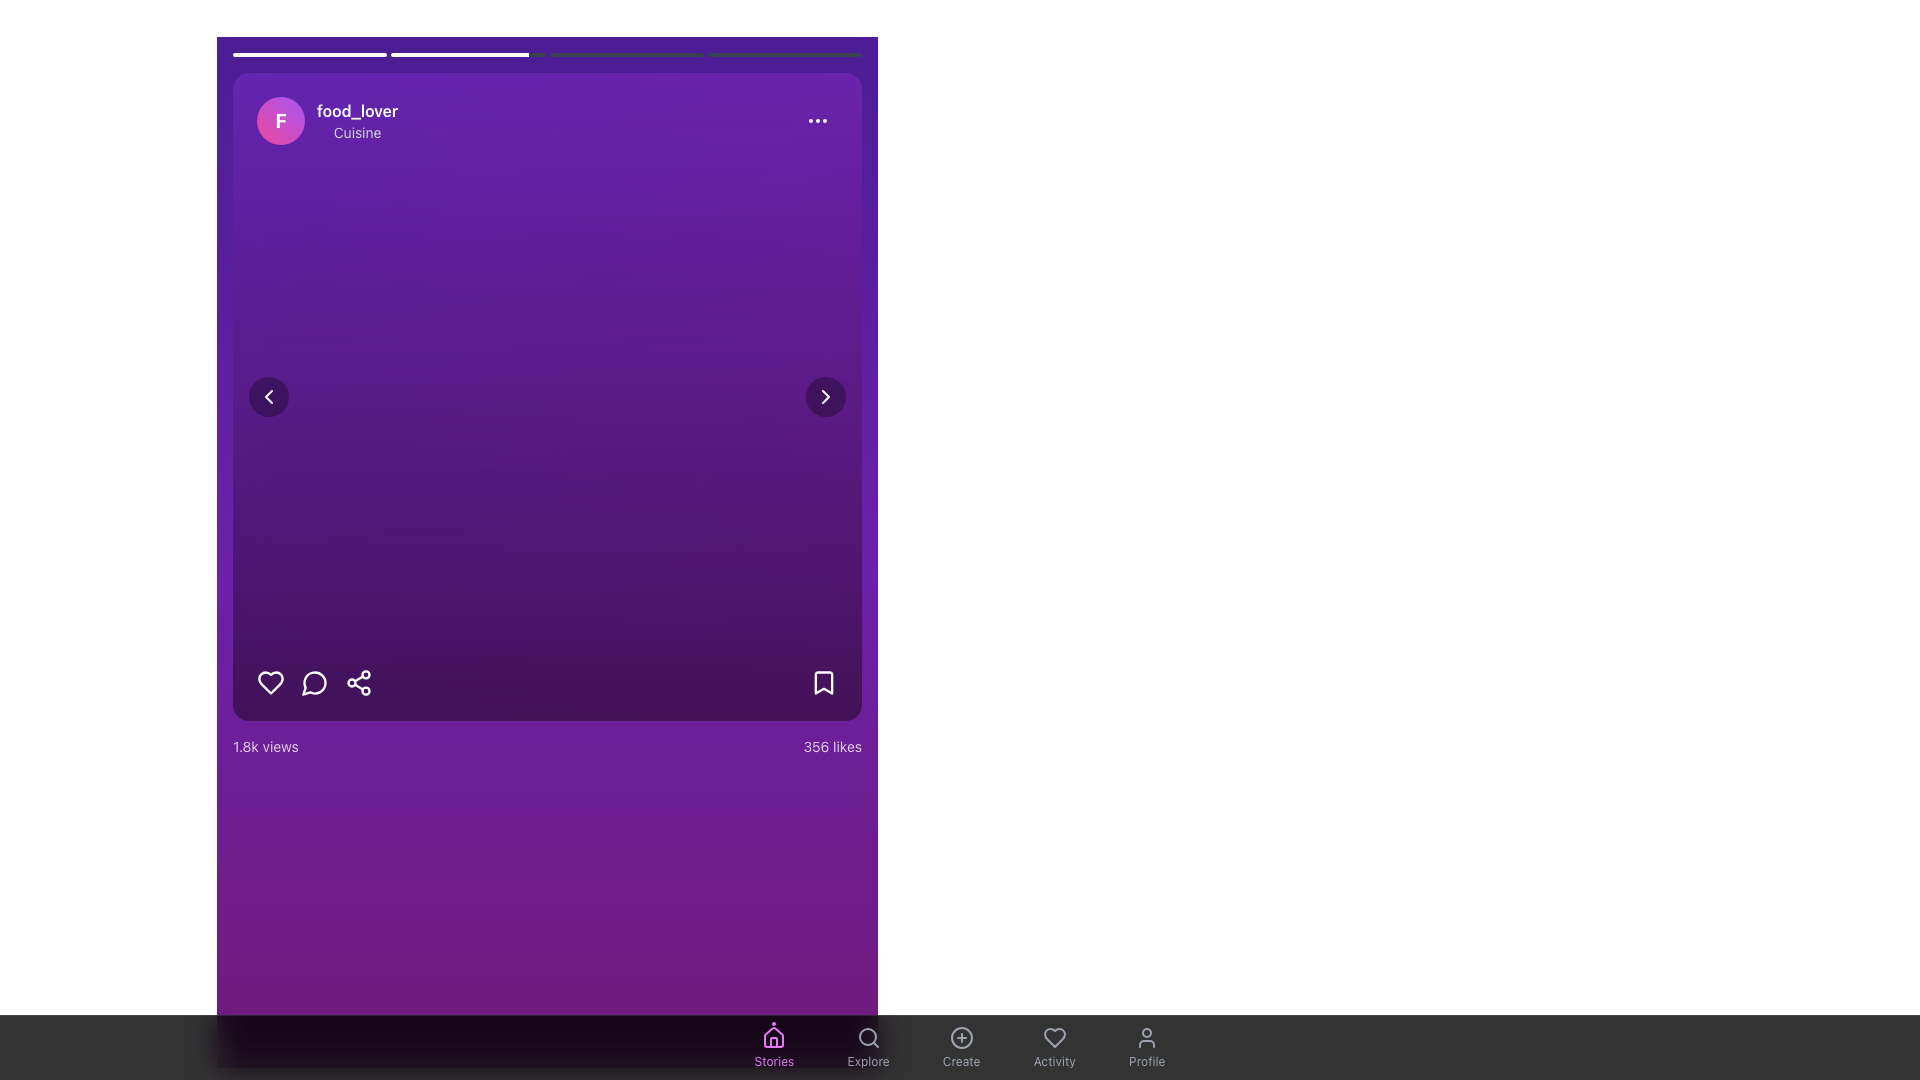 The width and height of the screenshot is (1920, 1080). Describe the element at coordinates (313, 682) in the screenshot. I see `the circular speech bubble icon located near the bottom left of the interface` at that location.